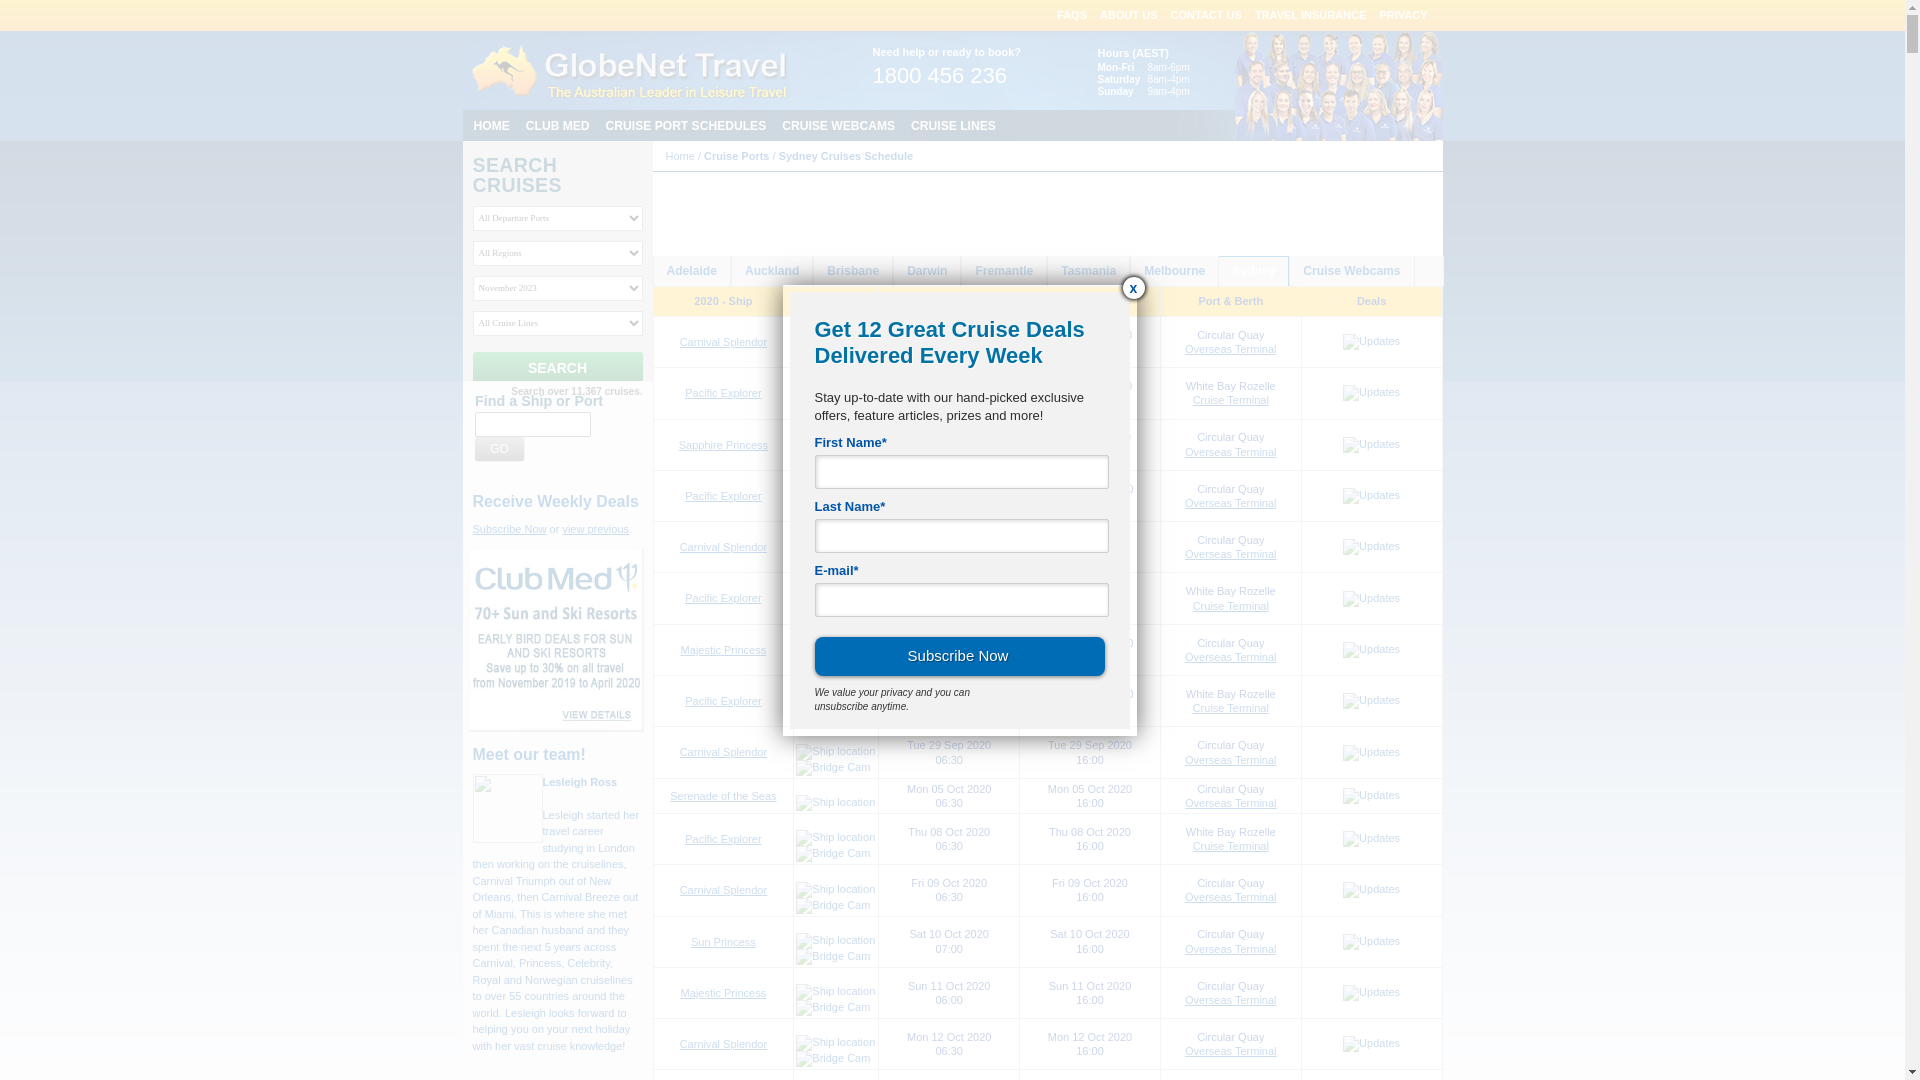  What do you see at coordinates (1205, 15) in the screenshot?
I see `'CONTACT US'` at bounding box center [1205, 15].